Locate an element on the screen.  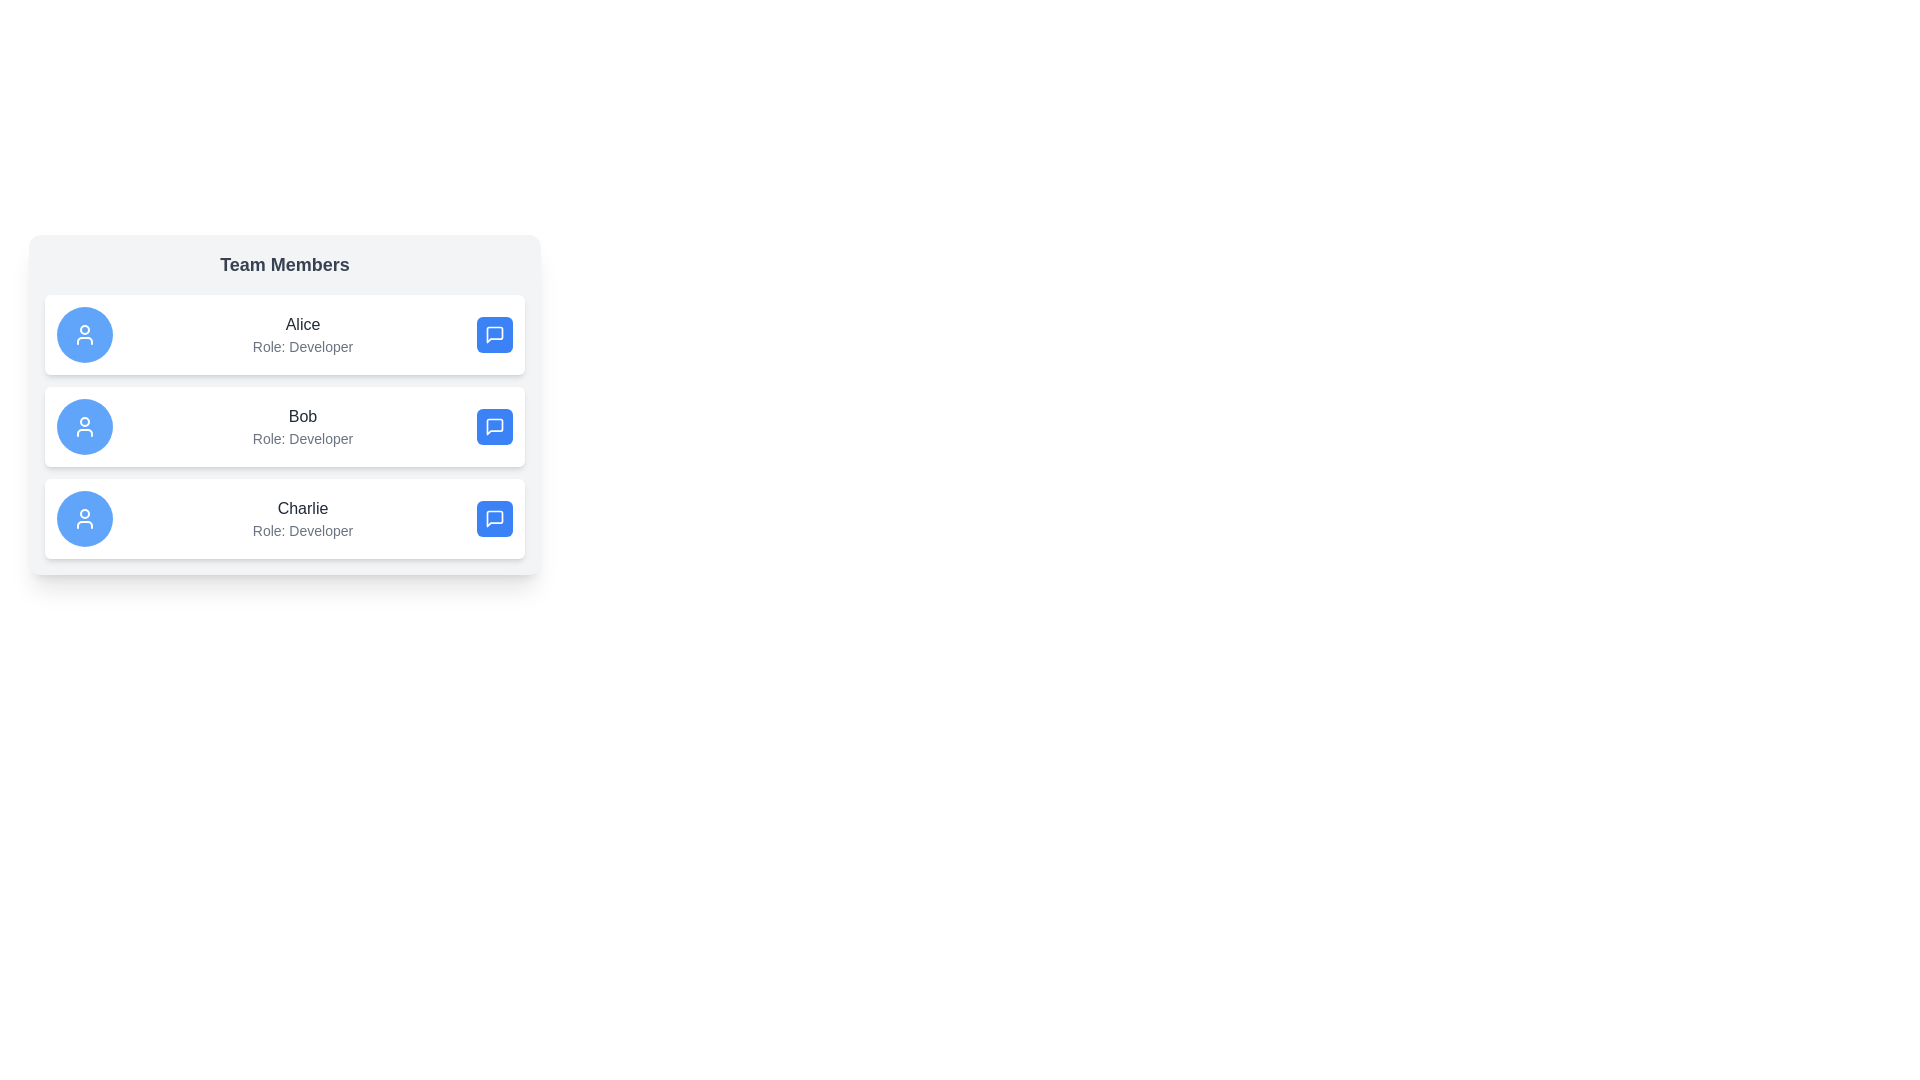
the team member card for Alice, which is the first card in the 'Team Members' list is located at coordinates (283, 334).